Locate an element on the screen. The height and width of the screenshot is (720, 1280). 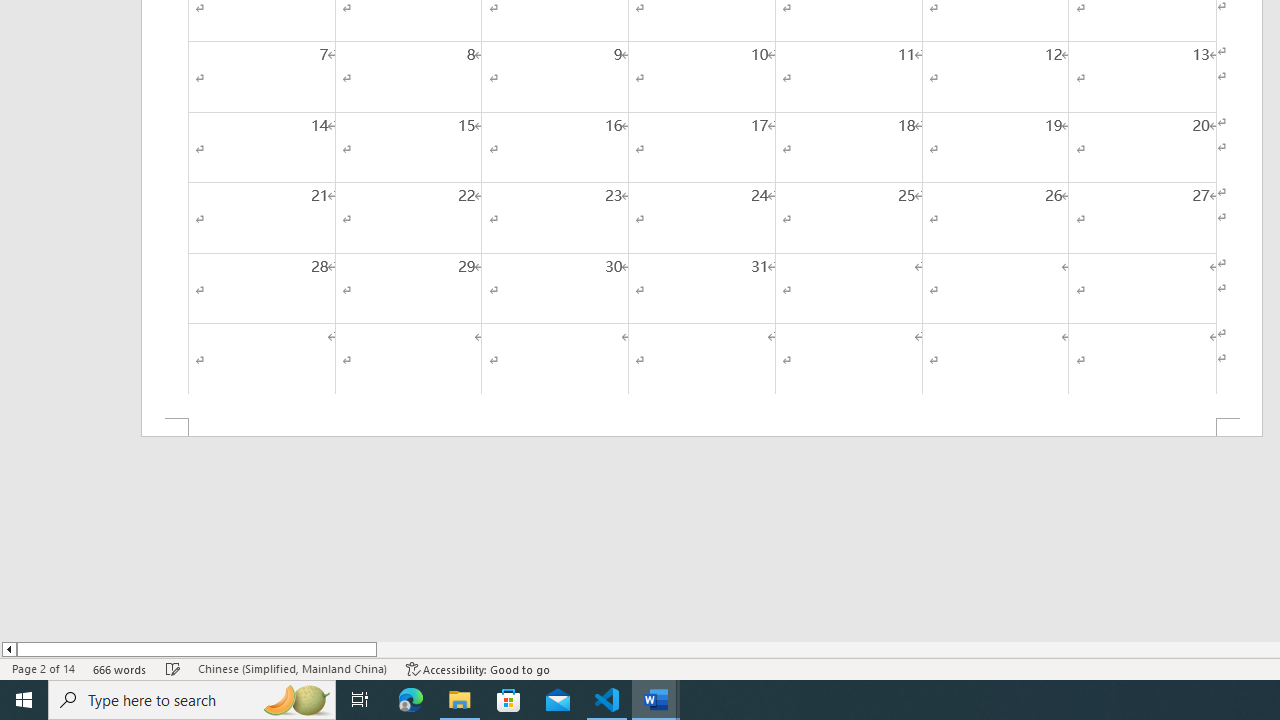
'Spelling and Grammar Check Checking' is located at coordinates (173, 669).